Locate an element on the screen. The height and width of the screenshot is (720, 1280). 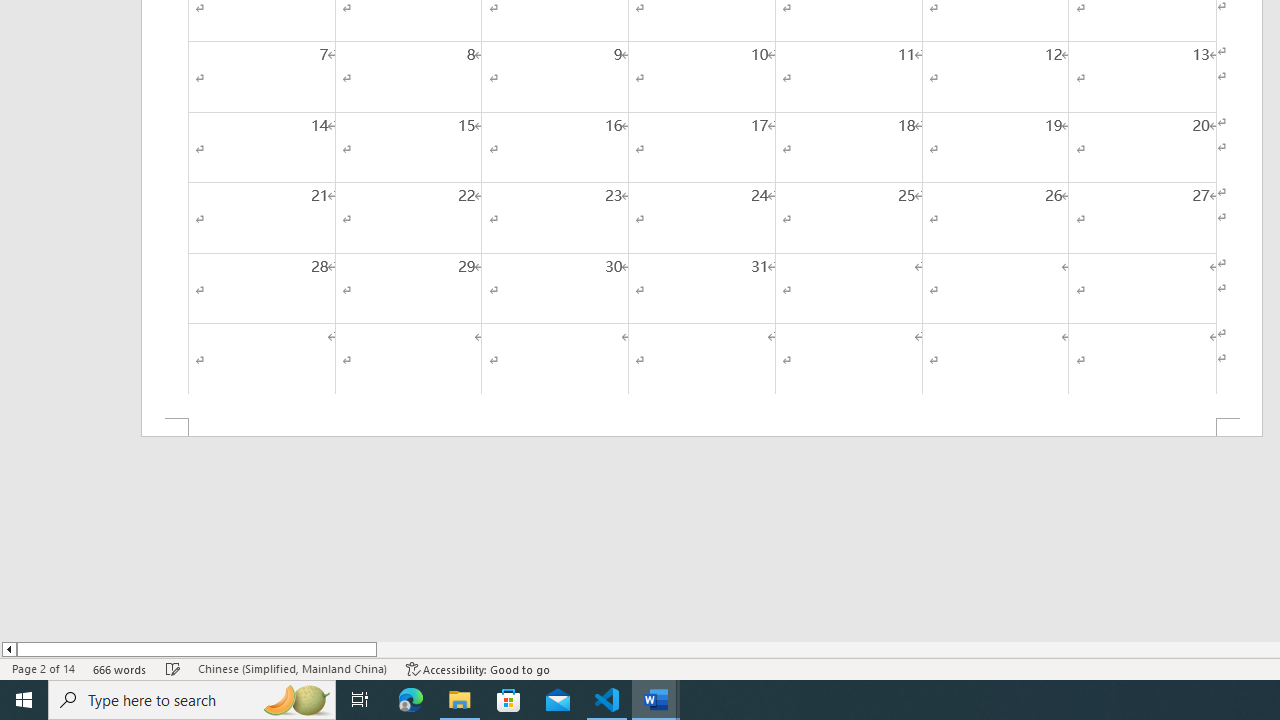
'Spelling and Grammar Check Checking' is located at coordinates (173, 669).